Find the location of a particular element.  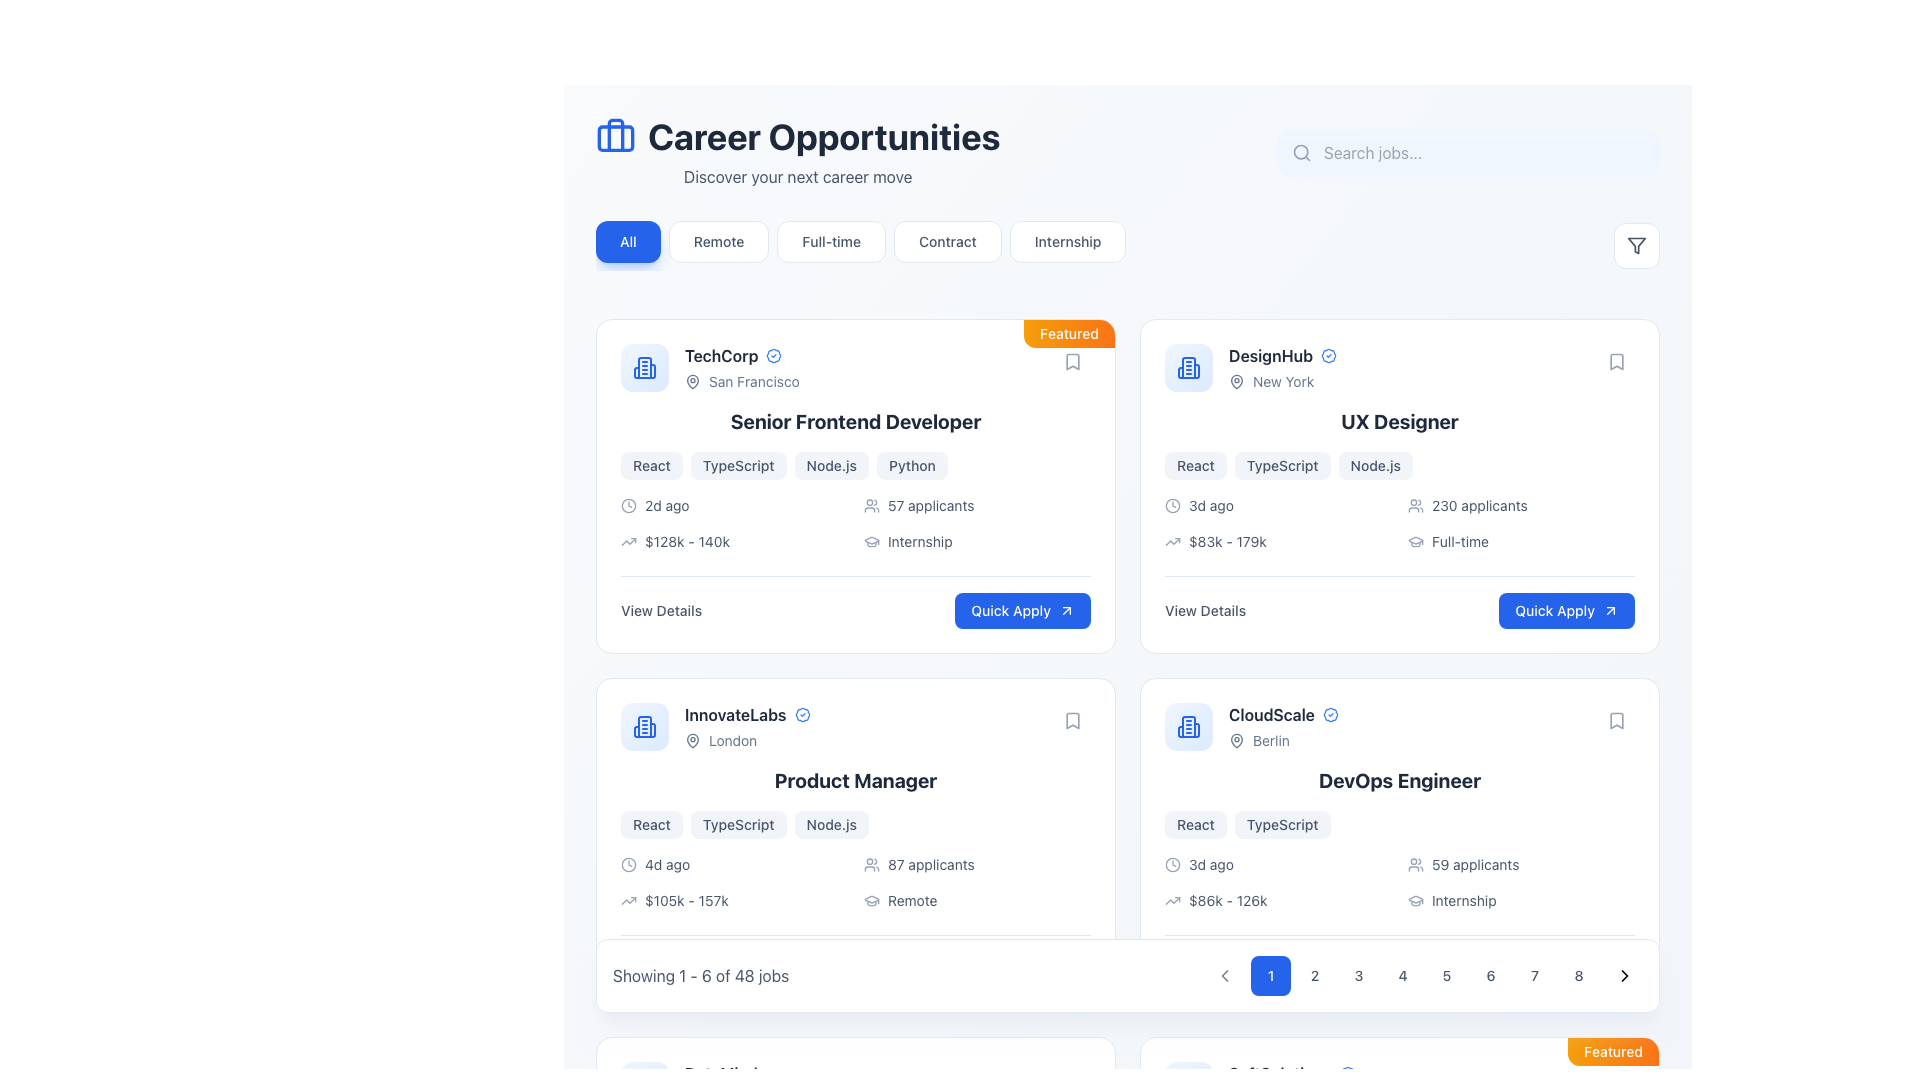

the bookmark icon with a rounded rectangle and gradient blue background located at the top-right corner of the 'InnovateLabs' job listing card is located at coordinates (1072, 721).